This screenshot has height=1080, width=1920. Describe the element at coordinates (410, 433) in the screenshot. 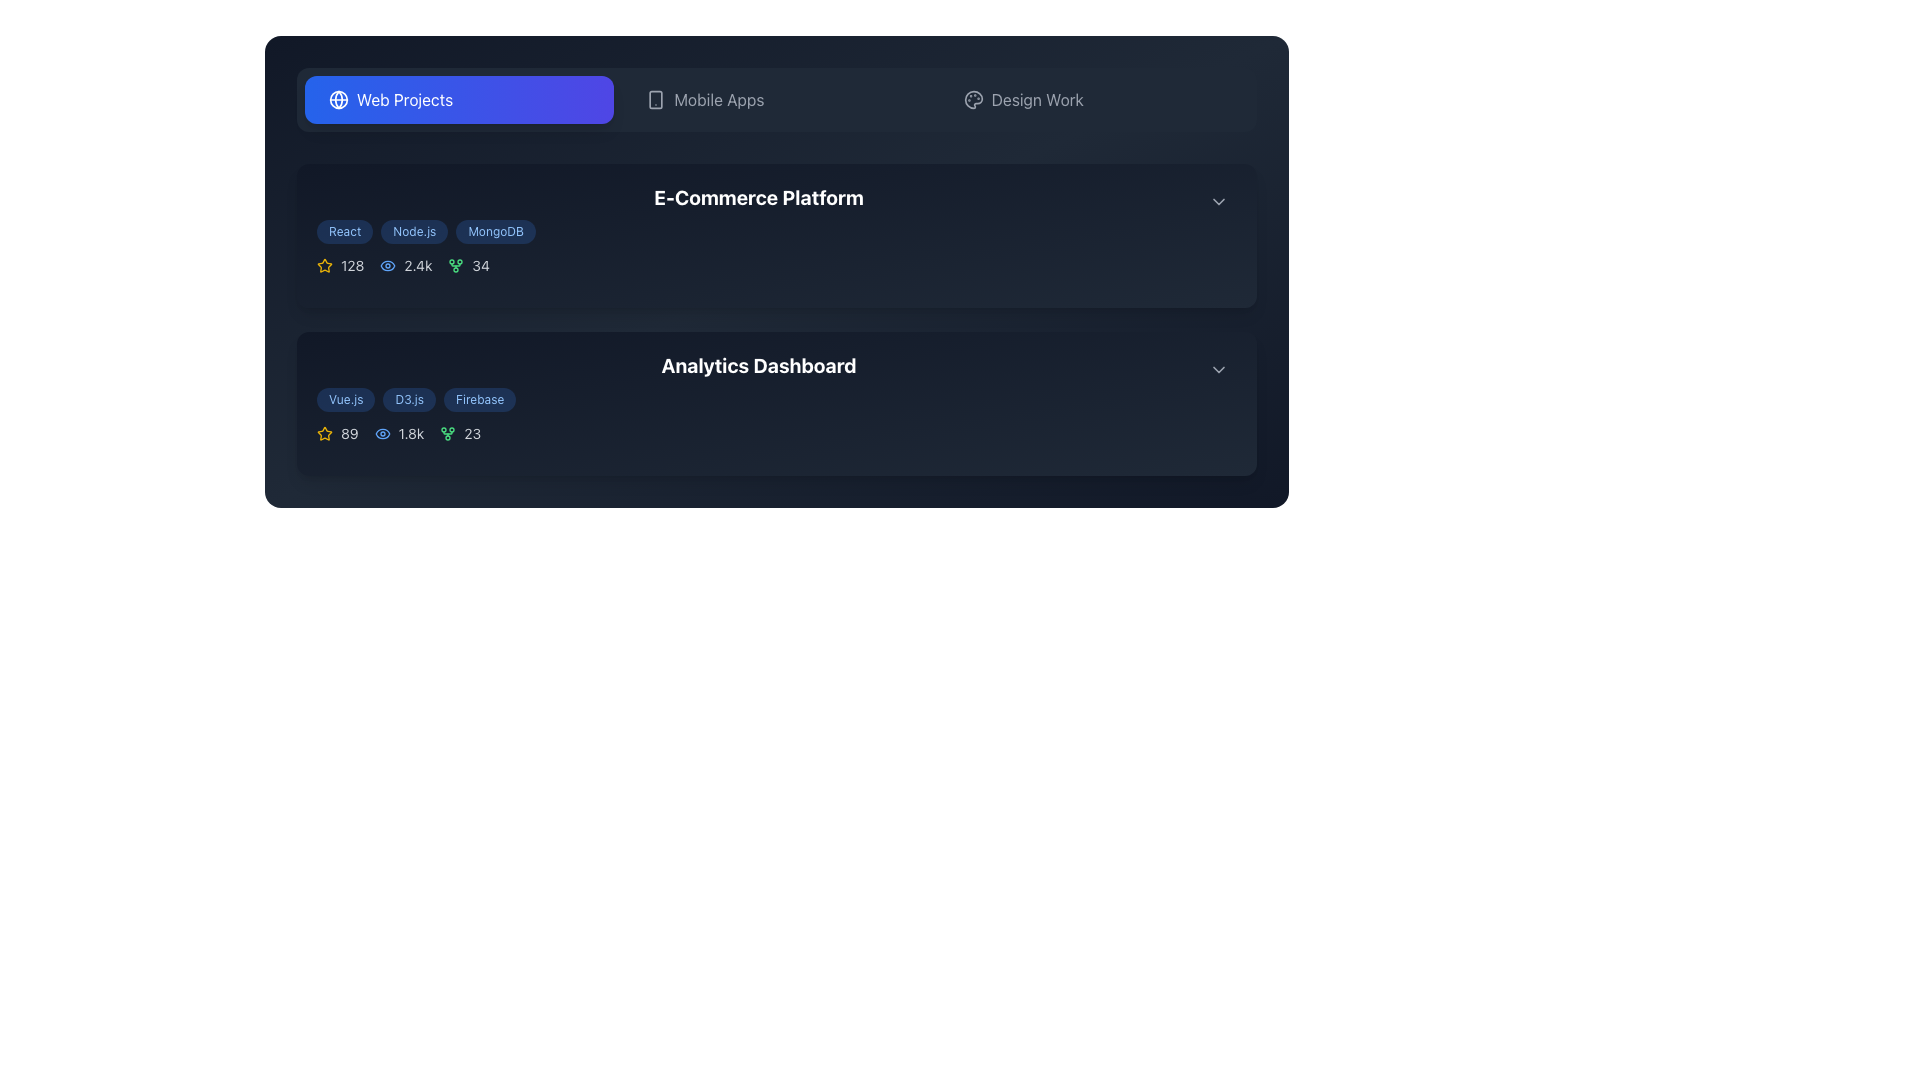

I see `the text label displaying the view count in the 'Analytics Dashboard' section, located centrally below the dashboard heading and adjacent to other statistics` at that location.